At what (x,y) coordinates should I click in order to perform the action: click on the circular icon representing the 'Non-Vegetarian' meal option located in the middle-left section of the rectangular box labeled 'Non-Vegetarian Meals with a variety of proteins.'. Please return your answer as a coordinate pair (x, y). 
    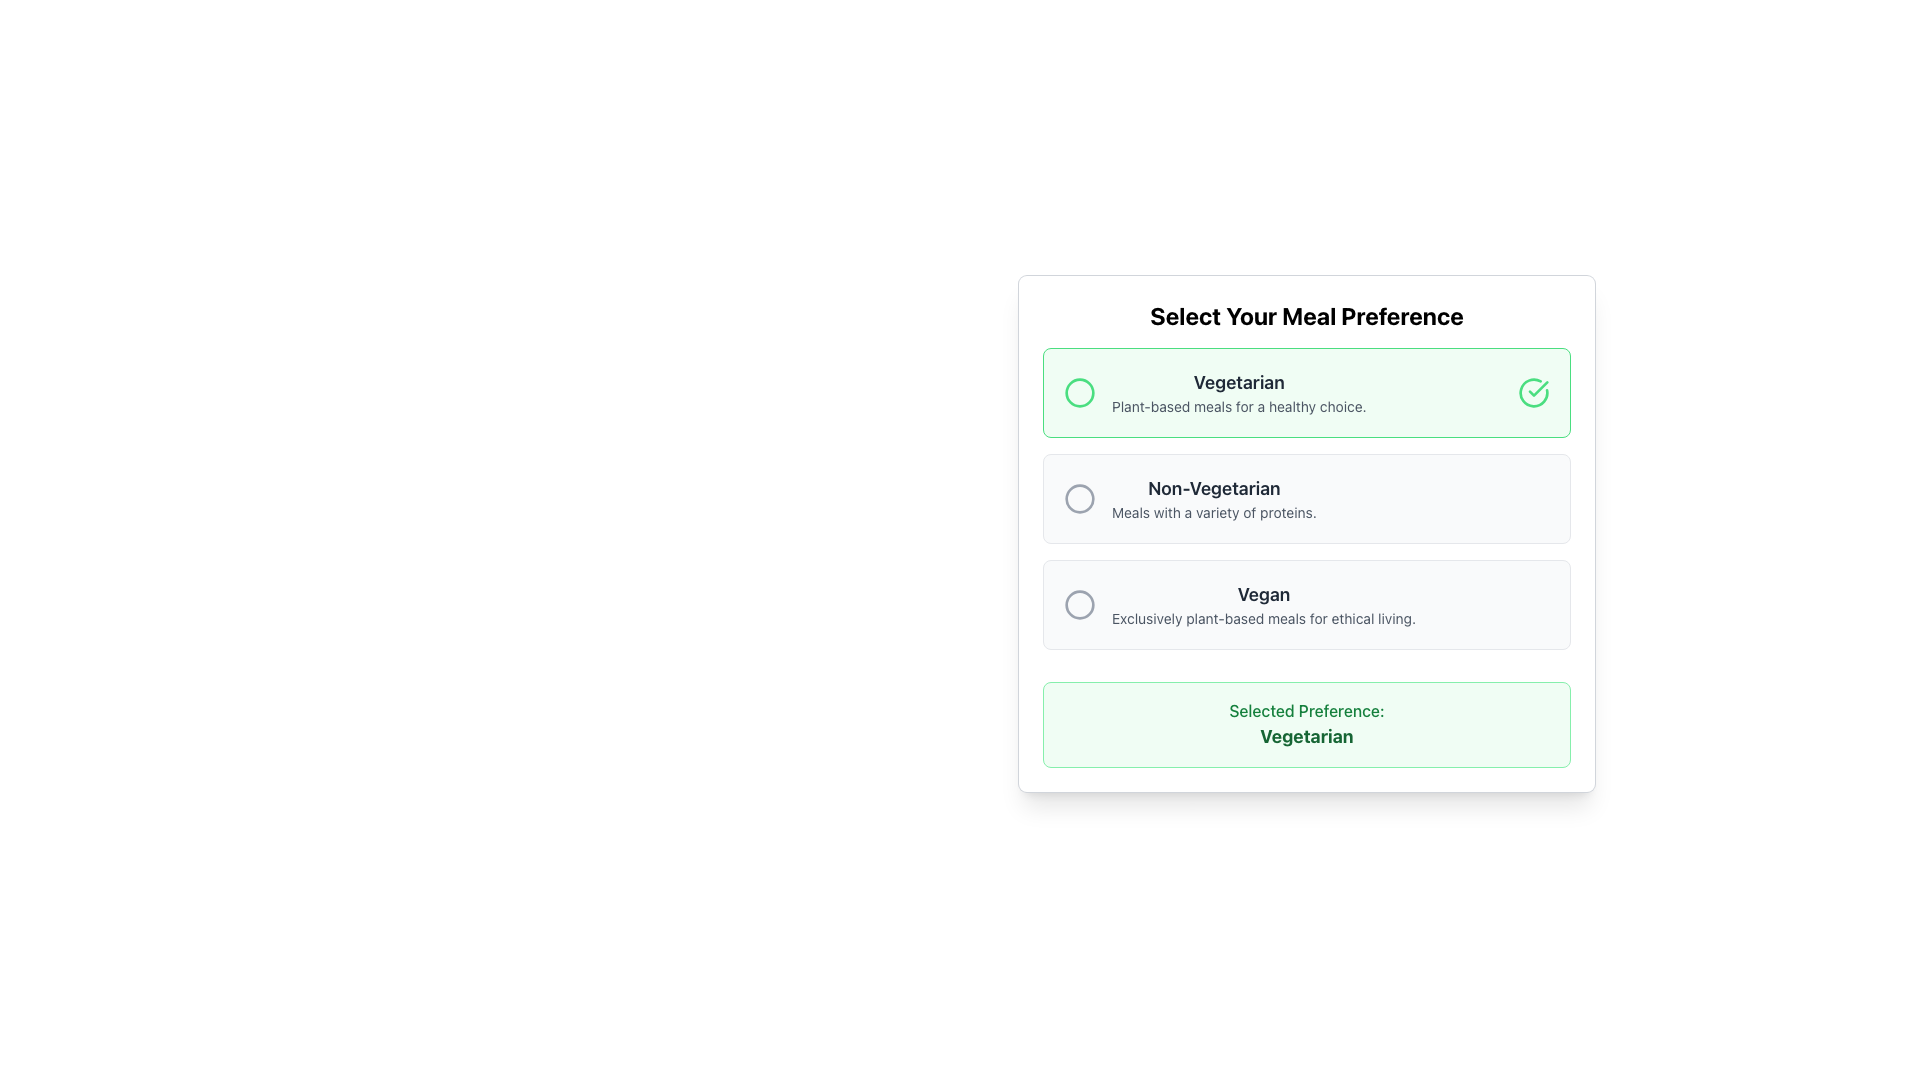
    Looking at the image, I should click on (1079, 497).